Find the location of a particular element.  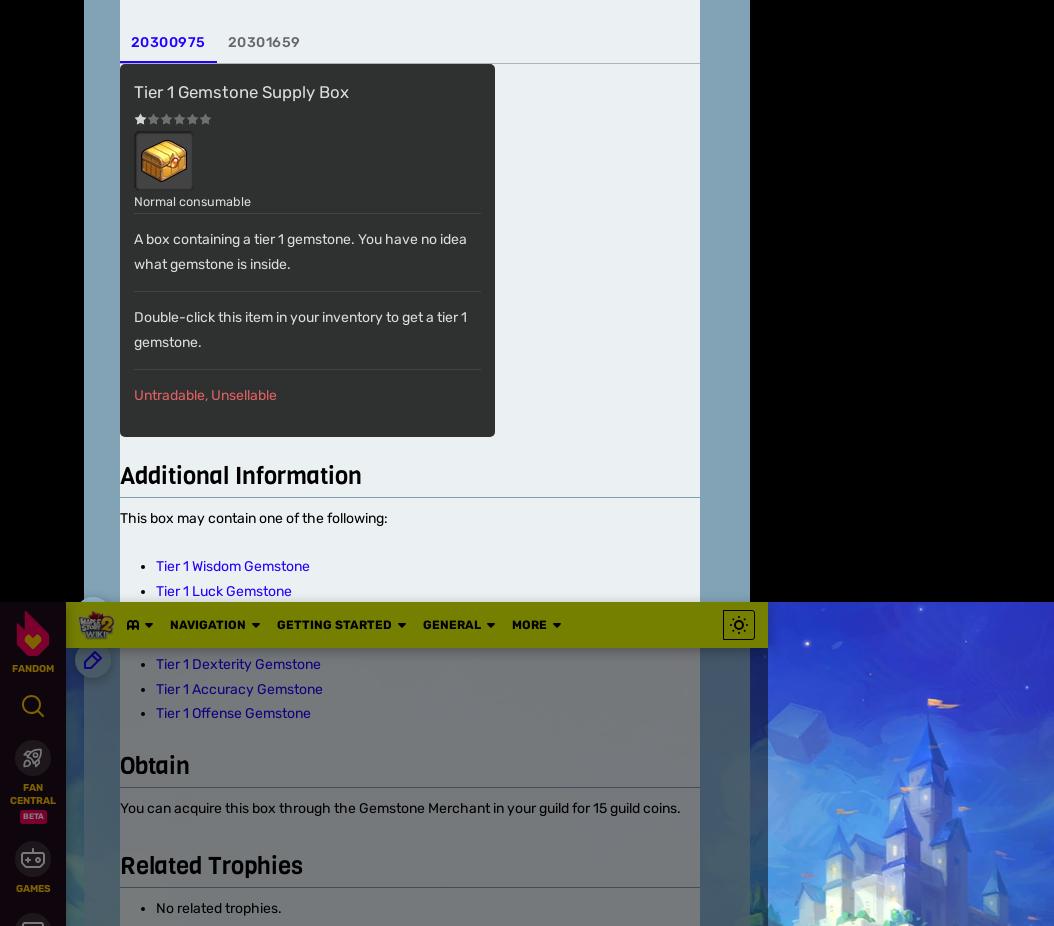

'Community Central' is located at coordinates (145, 691).